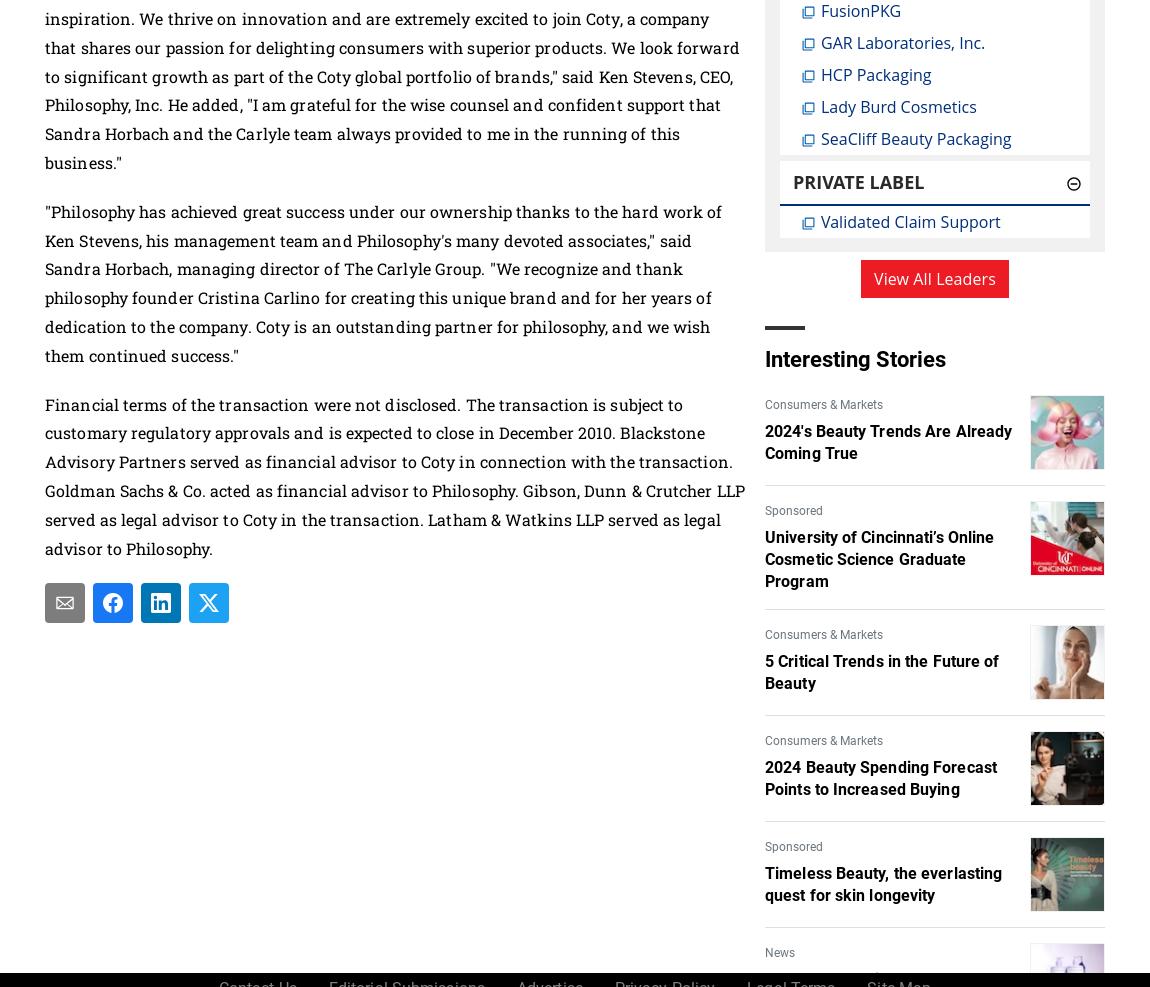 The width and height of the screenshot is (1150, 987). I want to click on 'HCP Packaging', so click(875, 75).